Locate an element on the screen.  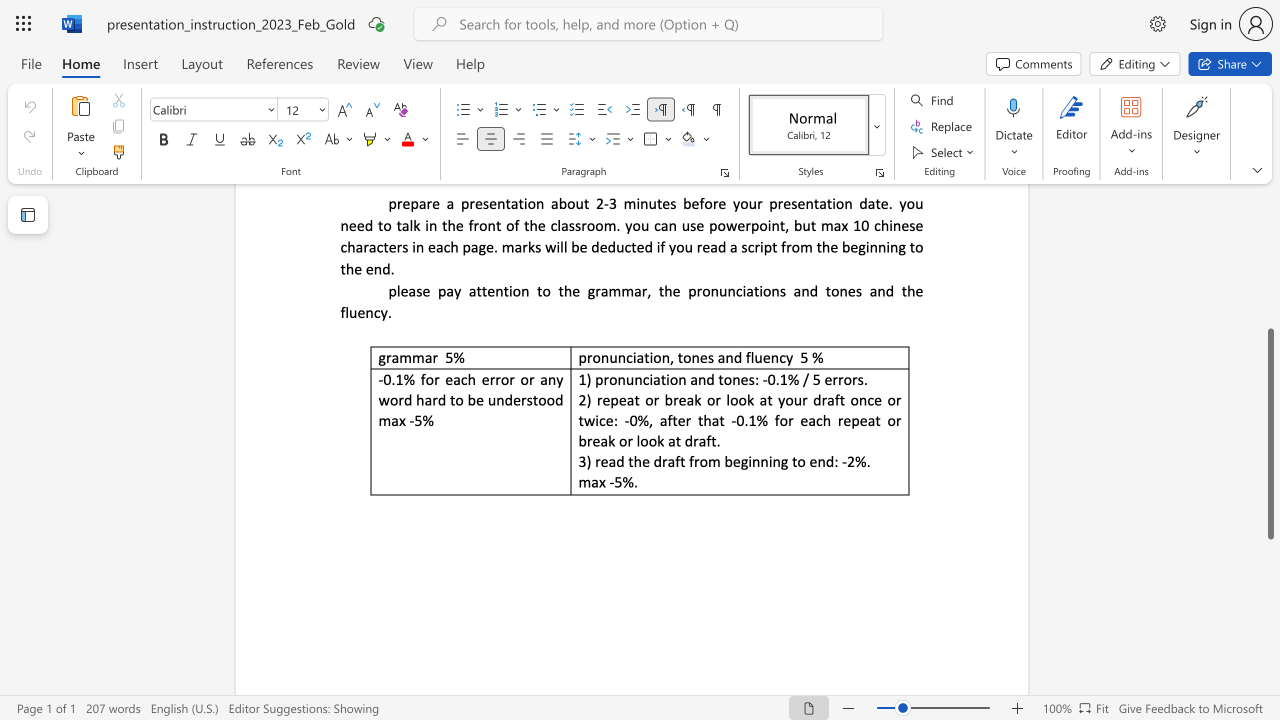
the scrollbar on the right to shift the page higher is located at coordinates (1269, 238).